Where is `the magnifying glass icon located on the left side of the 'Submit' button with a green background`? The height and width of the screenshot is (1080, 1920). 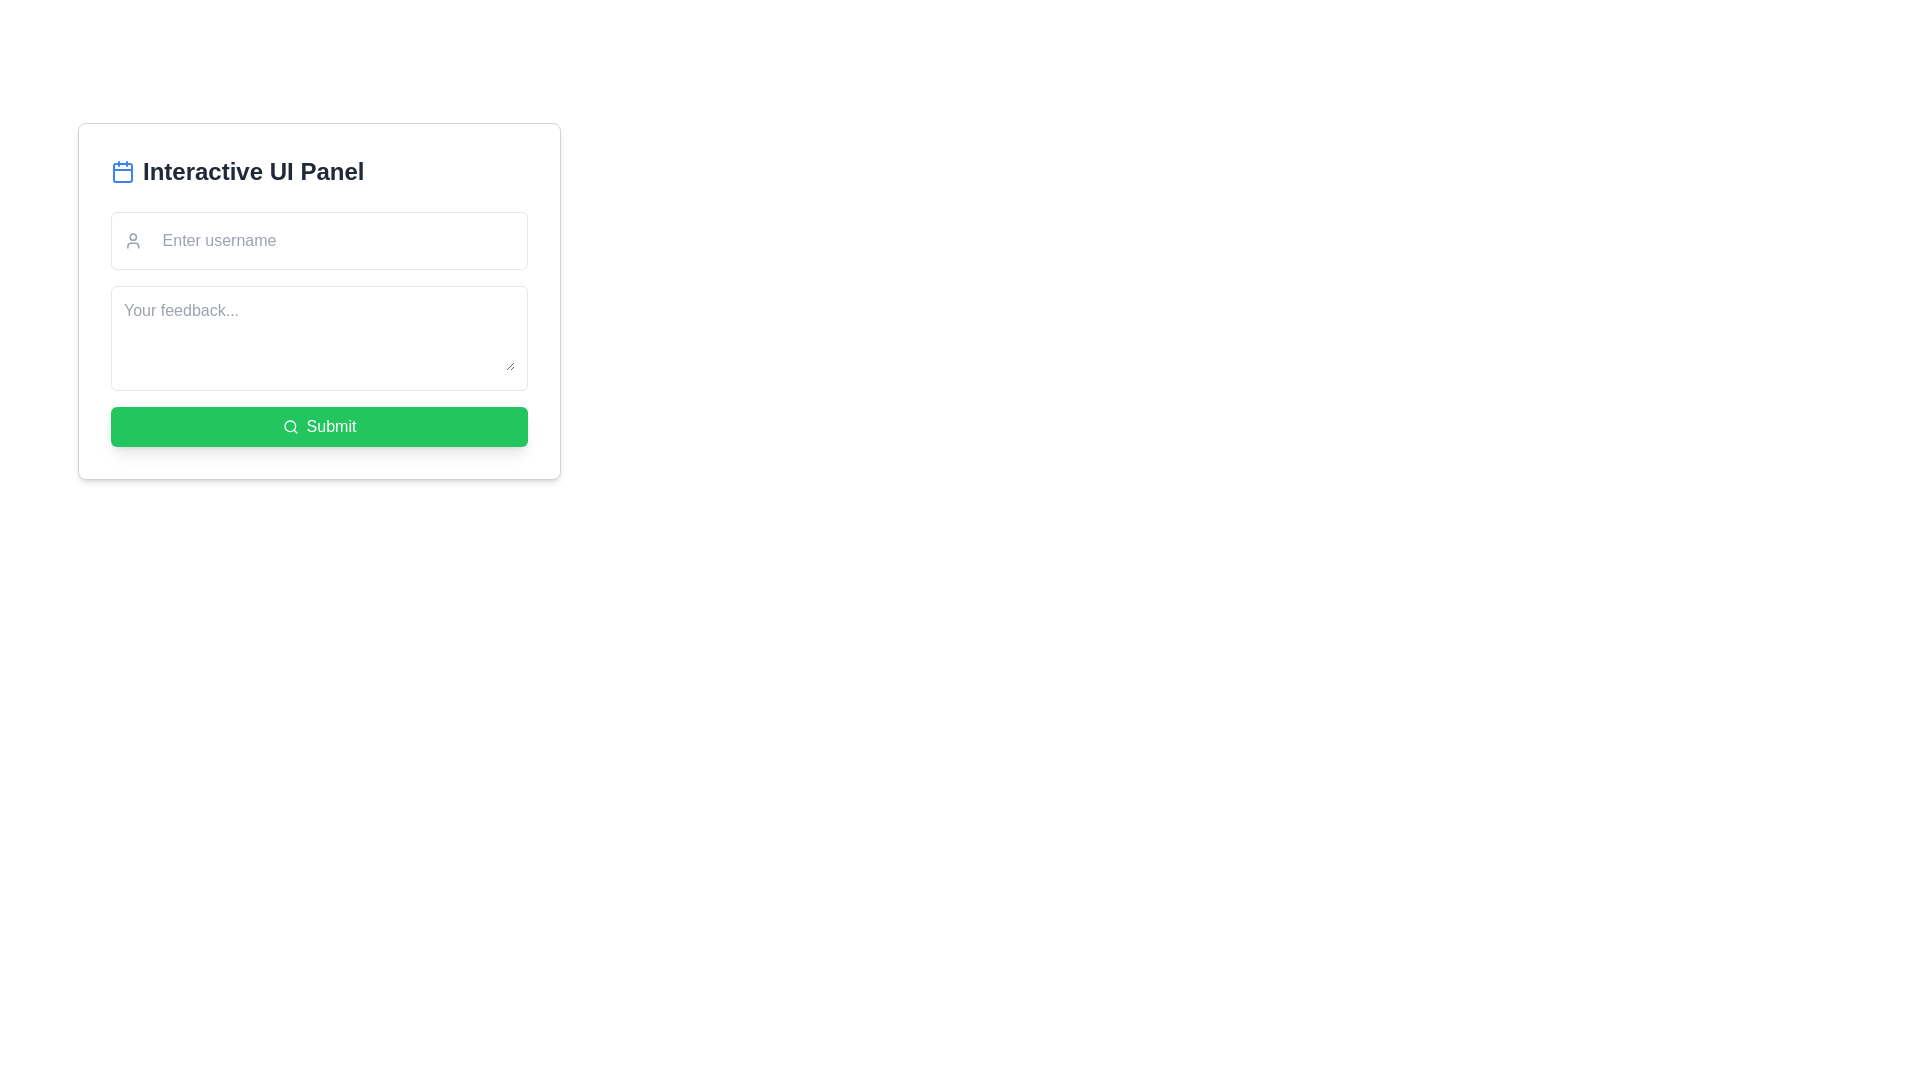 the magnifying glass icon located on the left side of the 'Submit' button with a green background is located at coordinates (289, 426).